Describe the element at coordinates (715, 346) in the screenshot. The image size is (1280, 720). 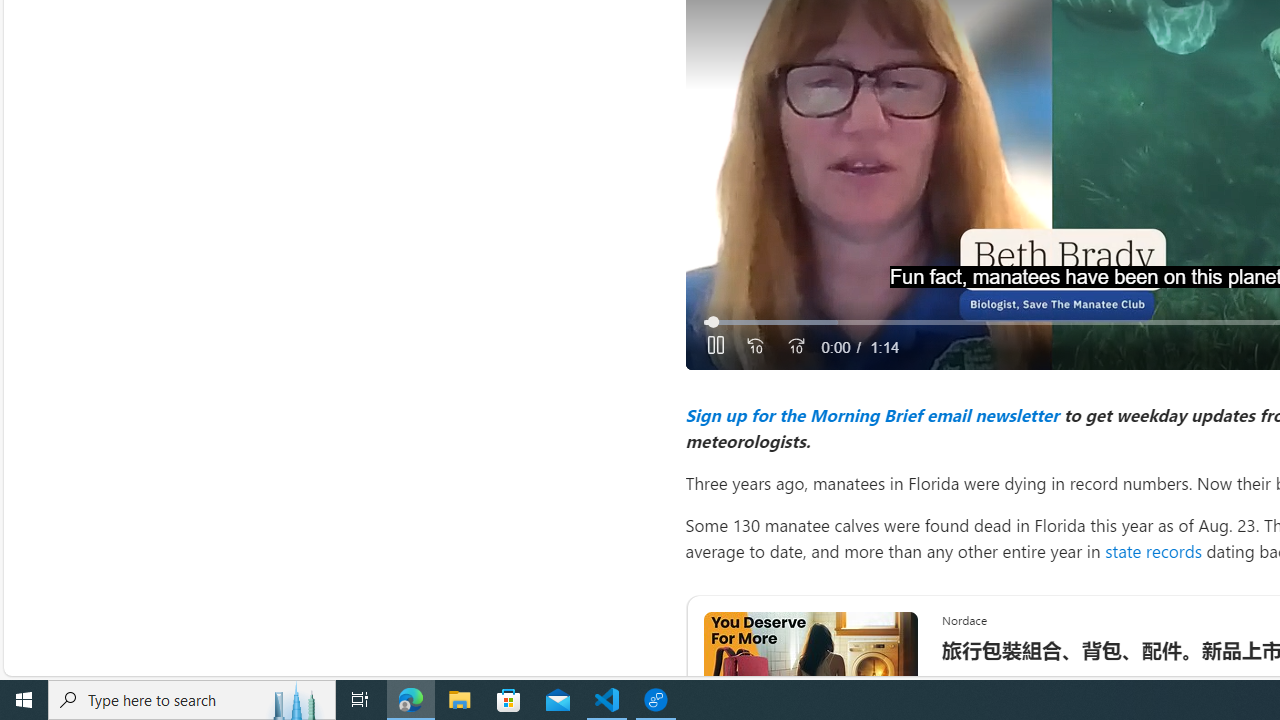
I see `'Pause'` at that location.